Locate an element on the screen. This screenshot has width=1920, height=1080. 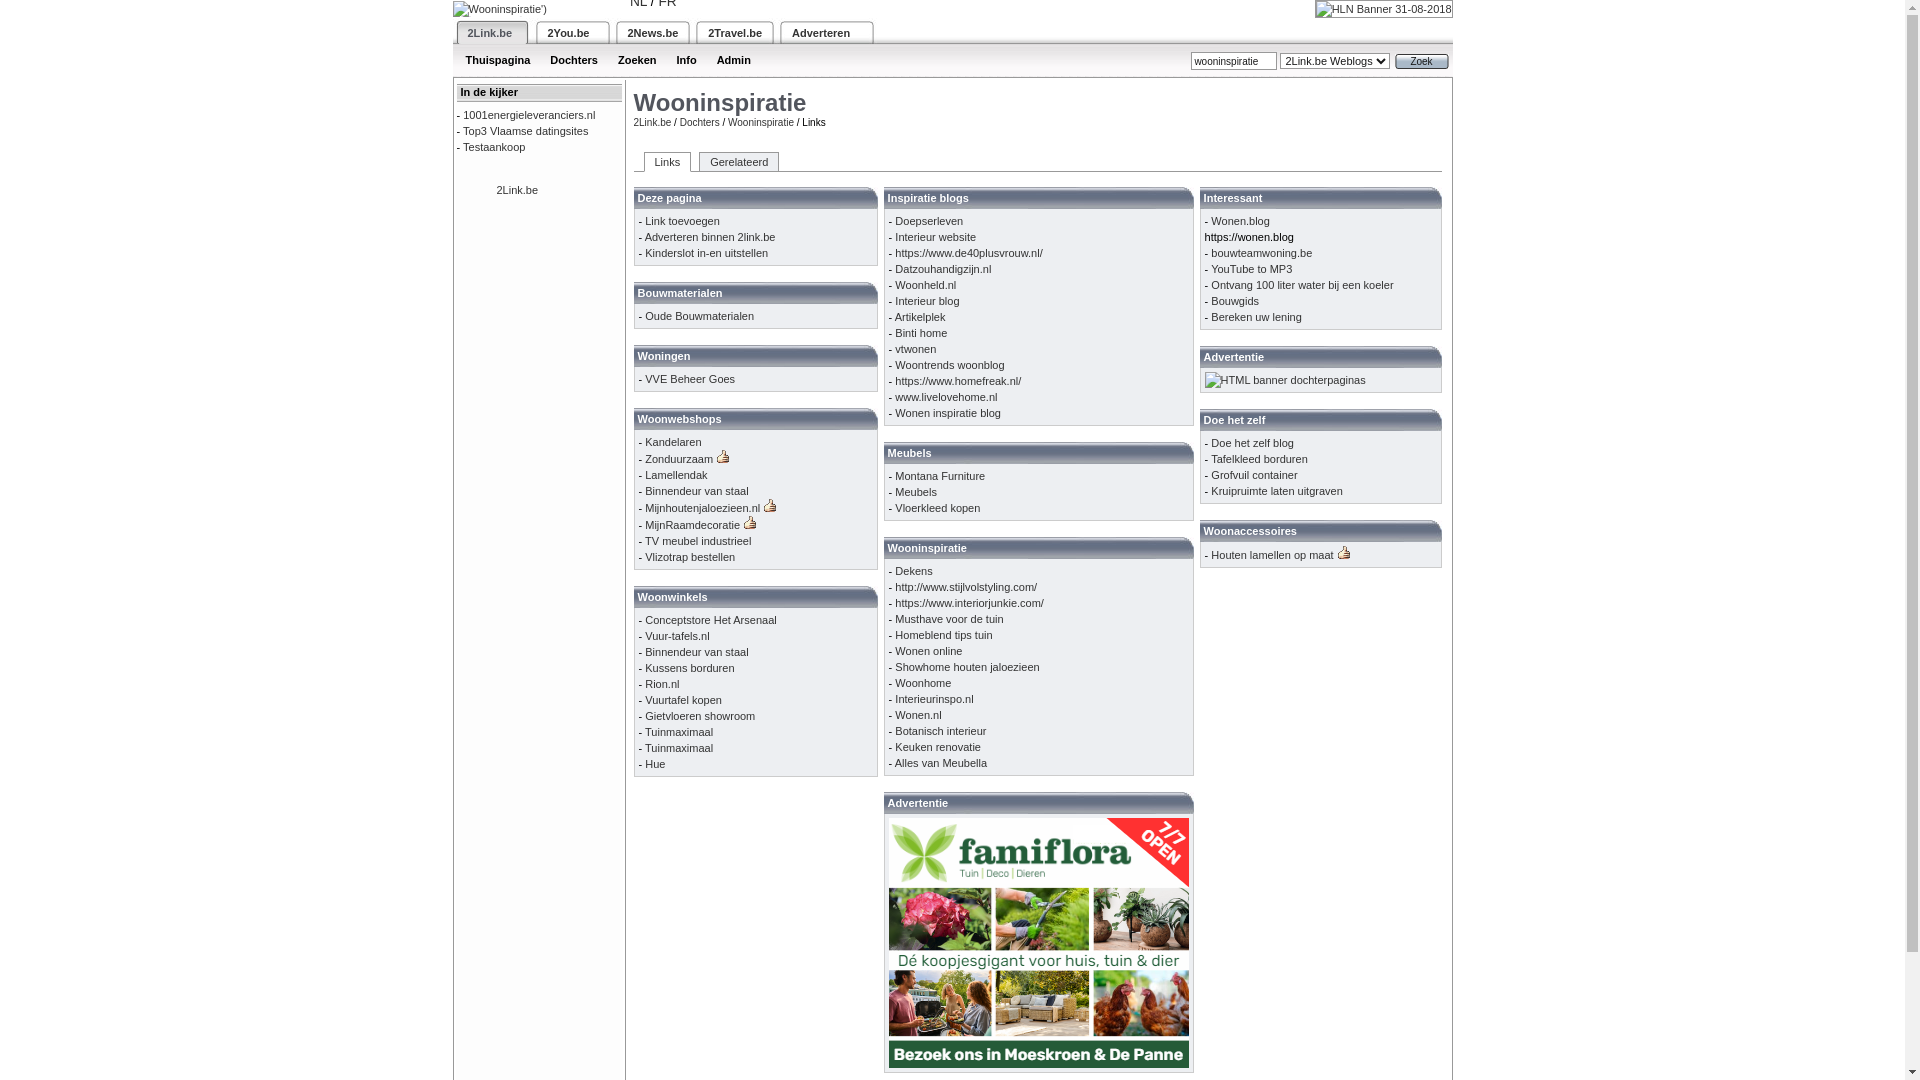
'Alles van Meubella' is located at coordinates (893, 763).